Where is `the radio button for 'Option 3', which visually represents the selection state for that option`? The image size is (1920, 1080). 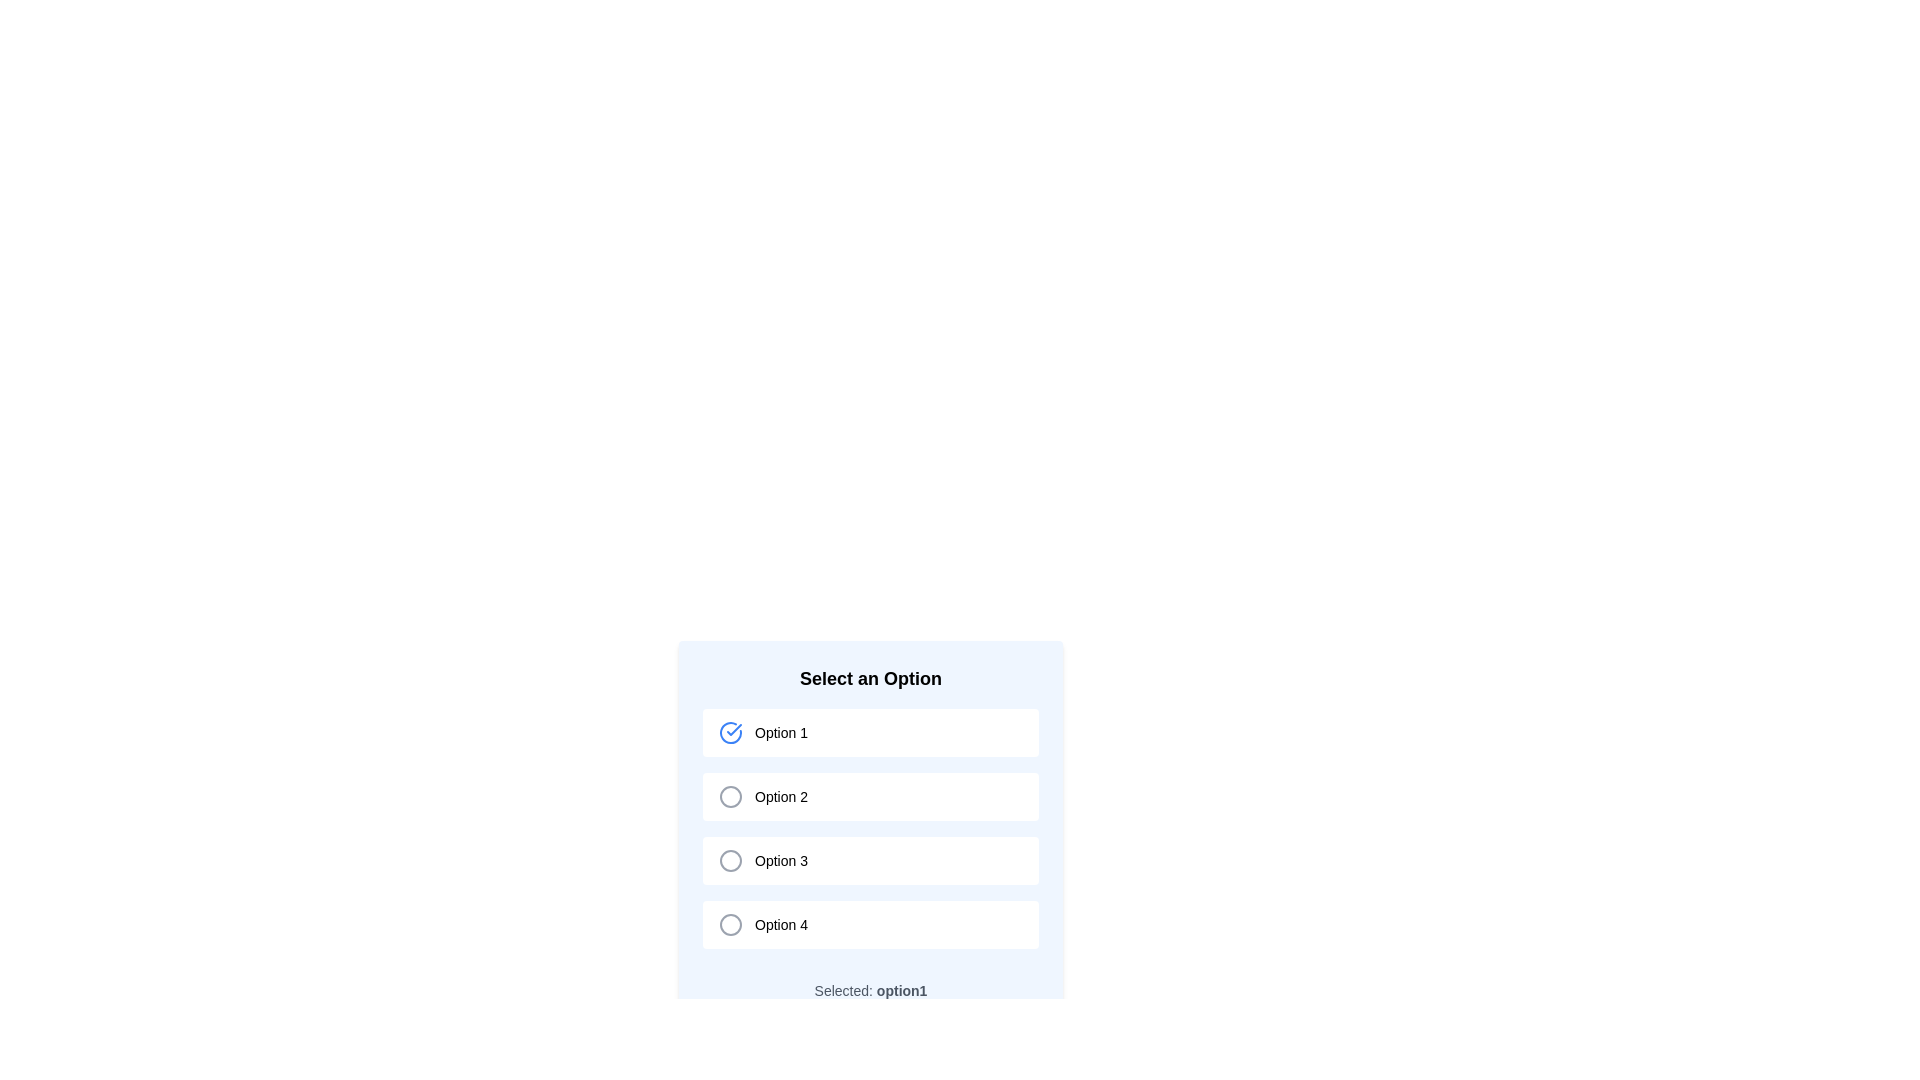 the radio button for 'Option 3', which visually represents the selection state for that option is located at coordinates (729, 859).